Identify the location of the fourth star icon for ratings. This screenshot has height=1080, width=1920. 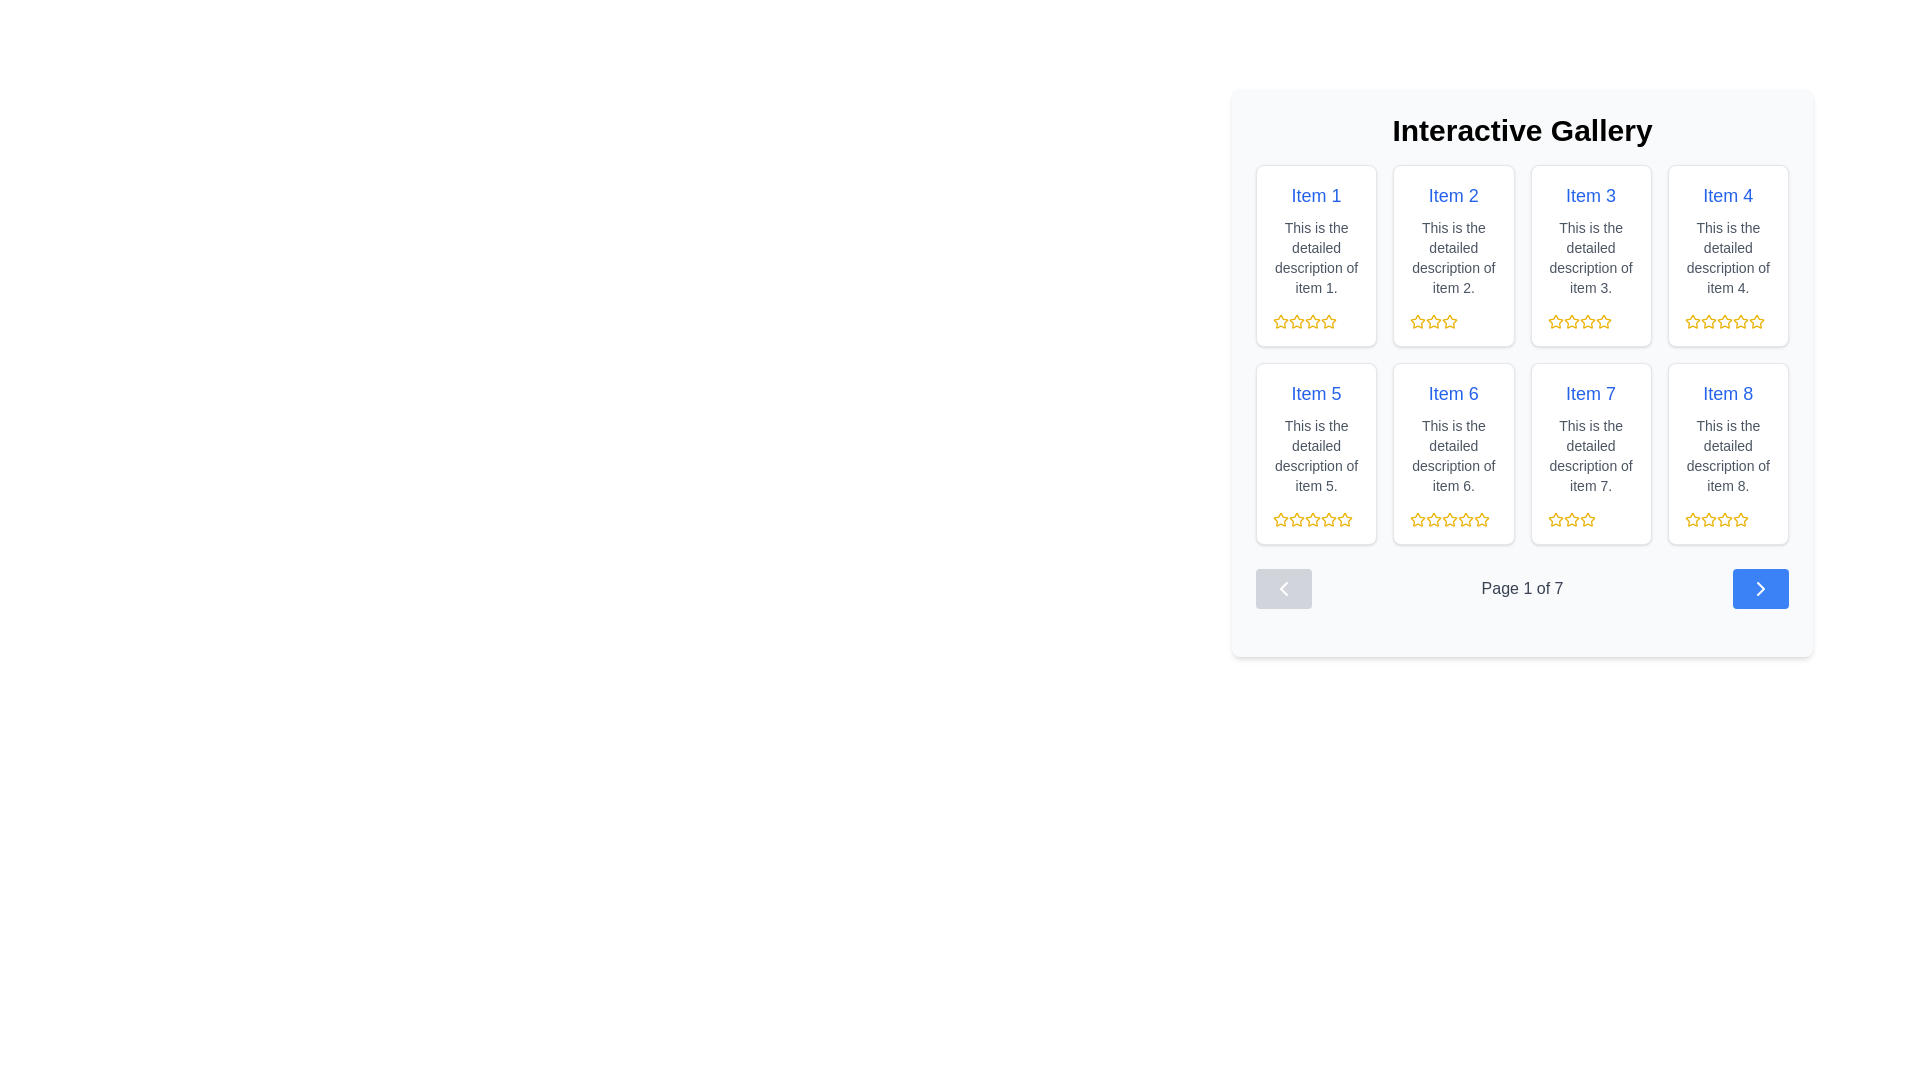
(1450, 519).